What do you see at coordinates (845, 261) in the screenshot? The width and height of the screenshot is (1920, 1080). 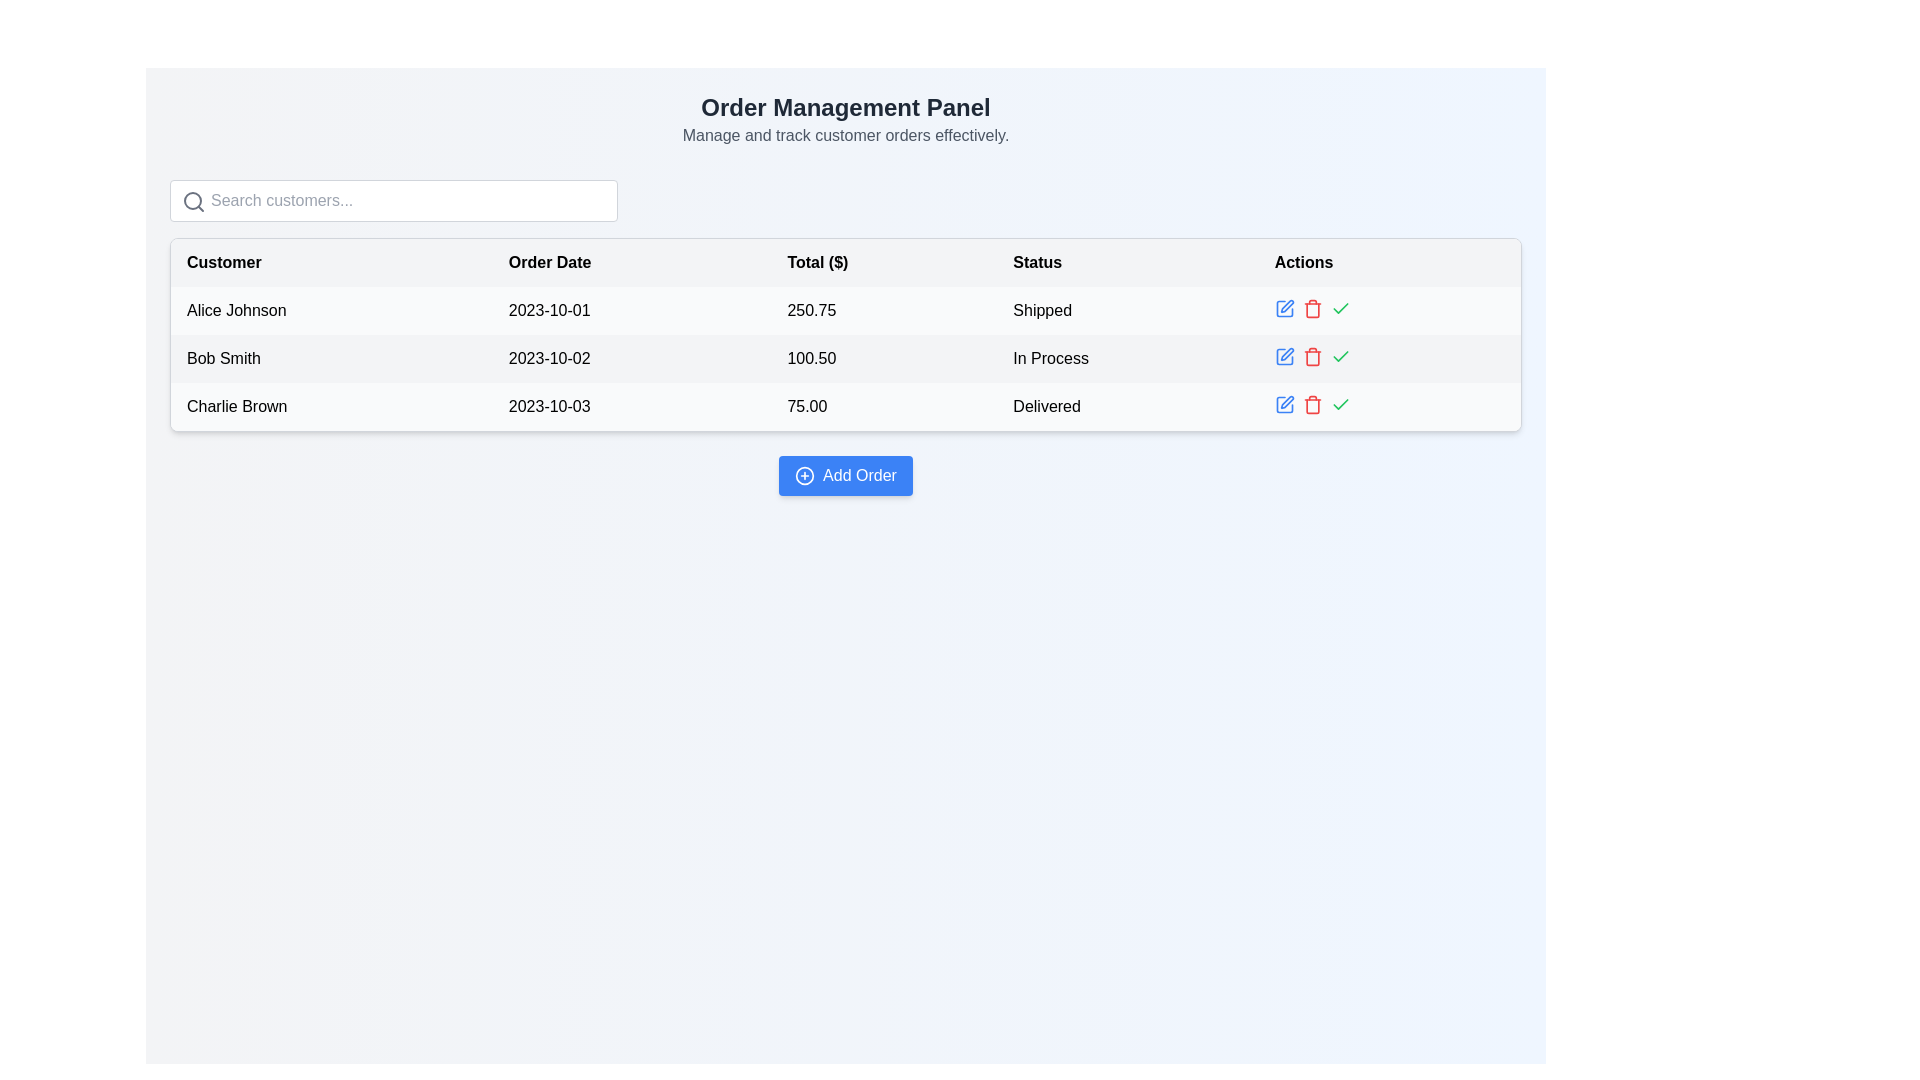 I see `the header row of the table, which has a light gray background and contains the labels 'Customer', 'Order Date', 'Total ($)', 'Status', and 'Actions'` at bounding box center [845, 261].